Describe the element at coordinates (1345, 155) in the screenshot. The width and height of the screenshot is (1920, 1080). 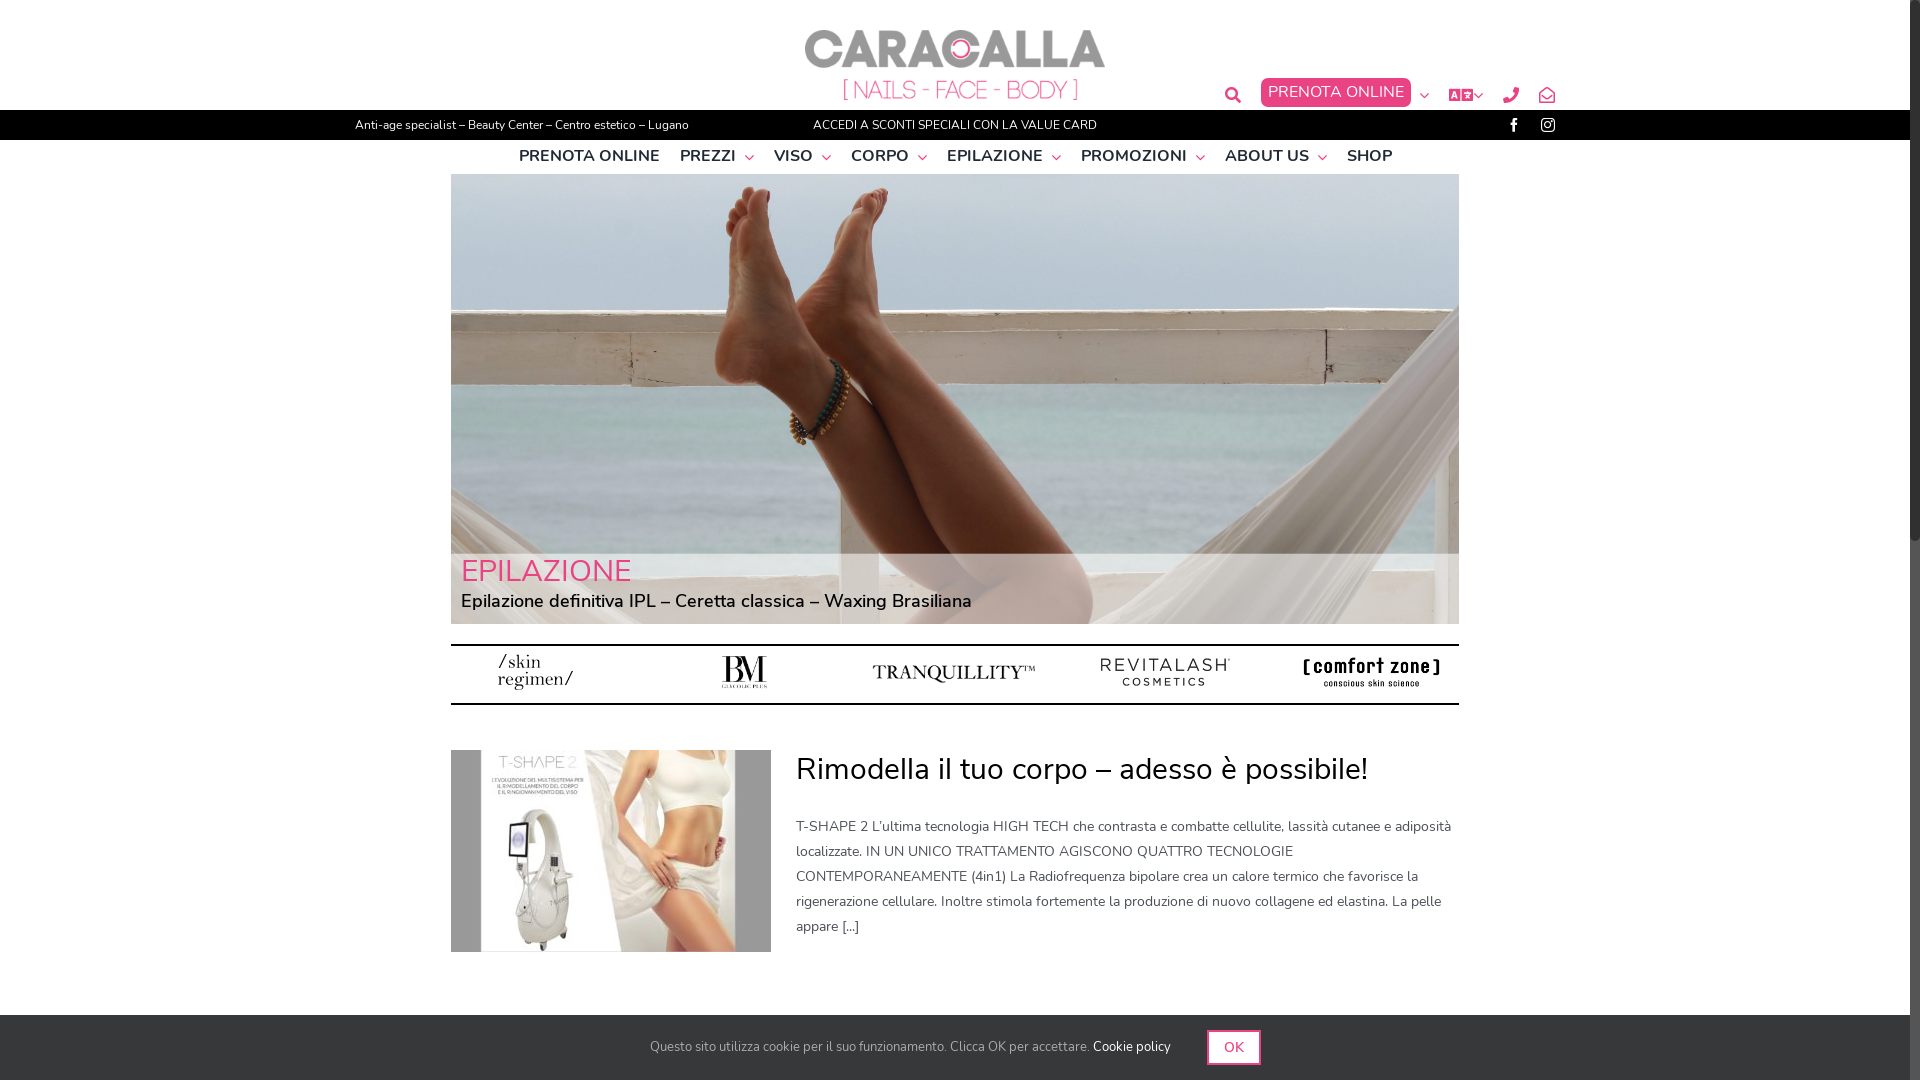
I see `'SHOP'` at that location.